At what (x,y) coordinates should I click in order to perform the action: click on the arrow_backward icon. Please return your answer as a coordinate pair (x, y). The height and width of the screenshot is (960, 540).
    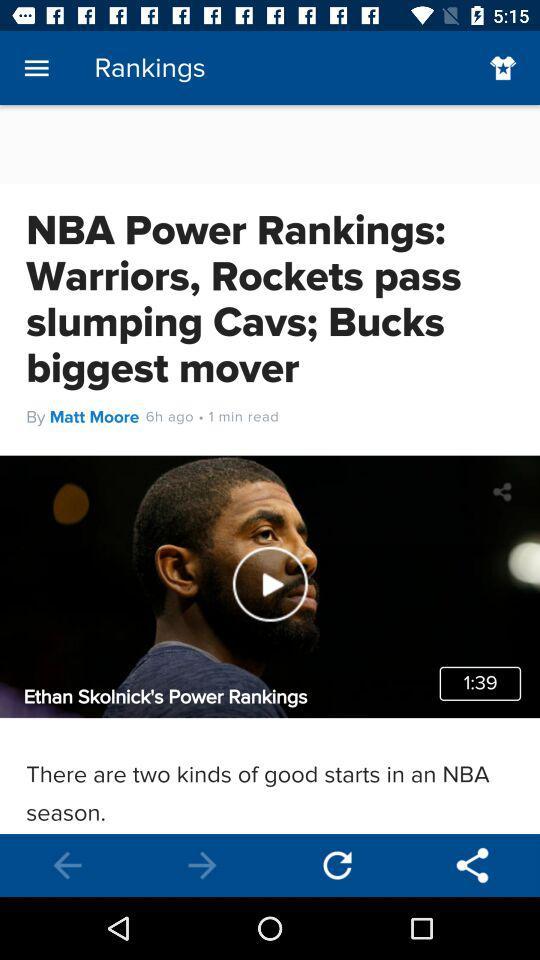
    Looking at the image, I should click on (67, 864).